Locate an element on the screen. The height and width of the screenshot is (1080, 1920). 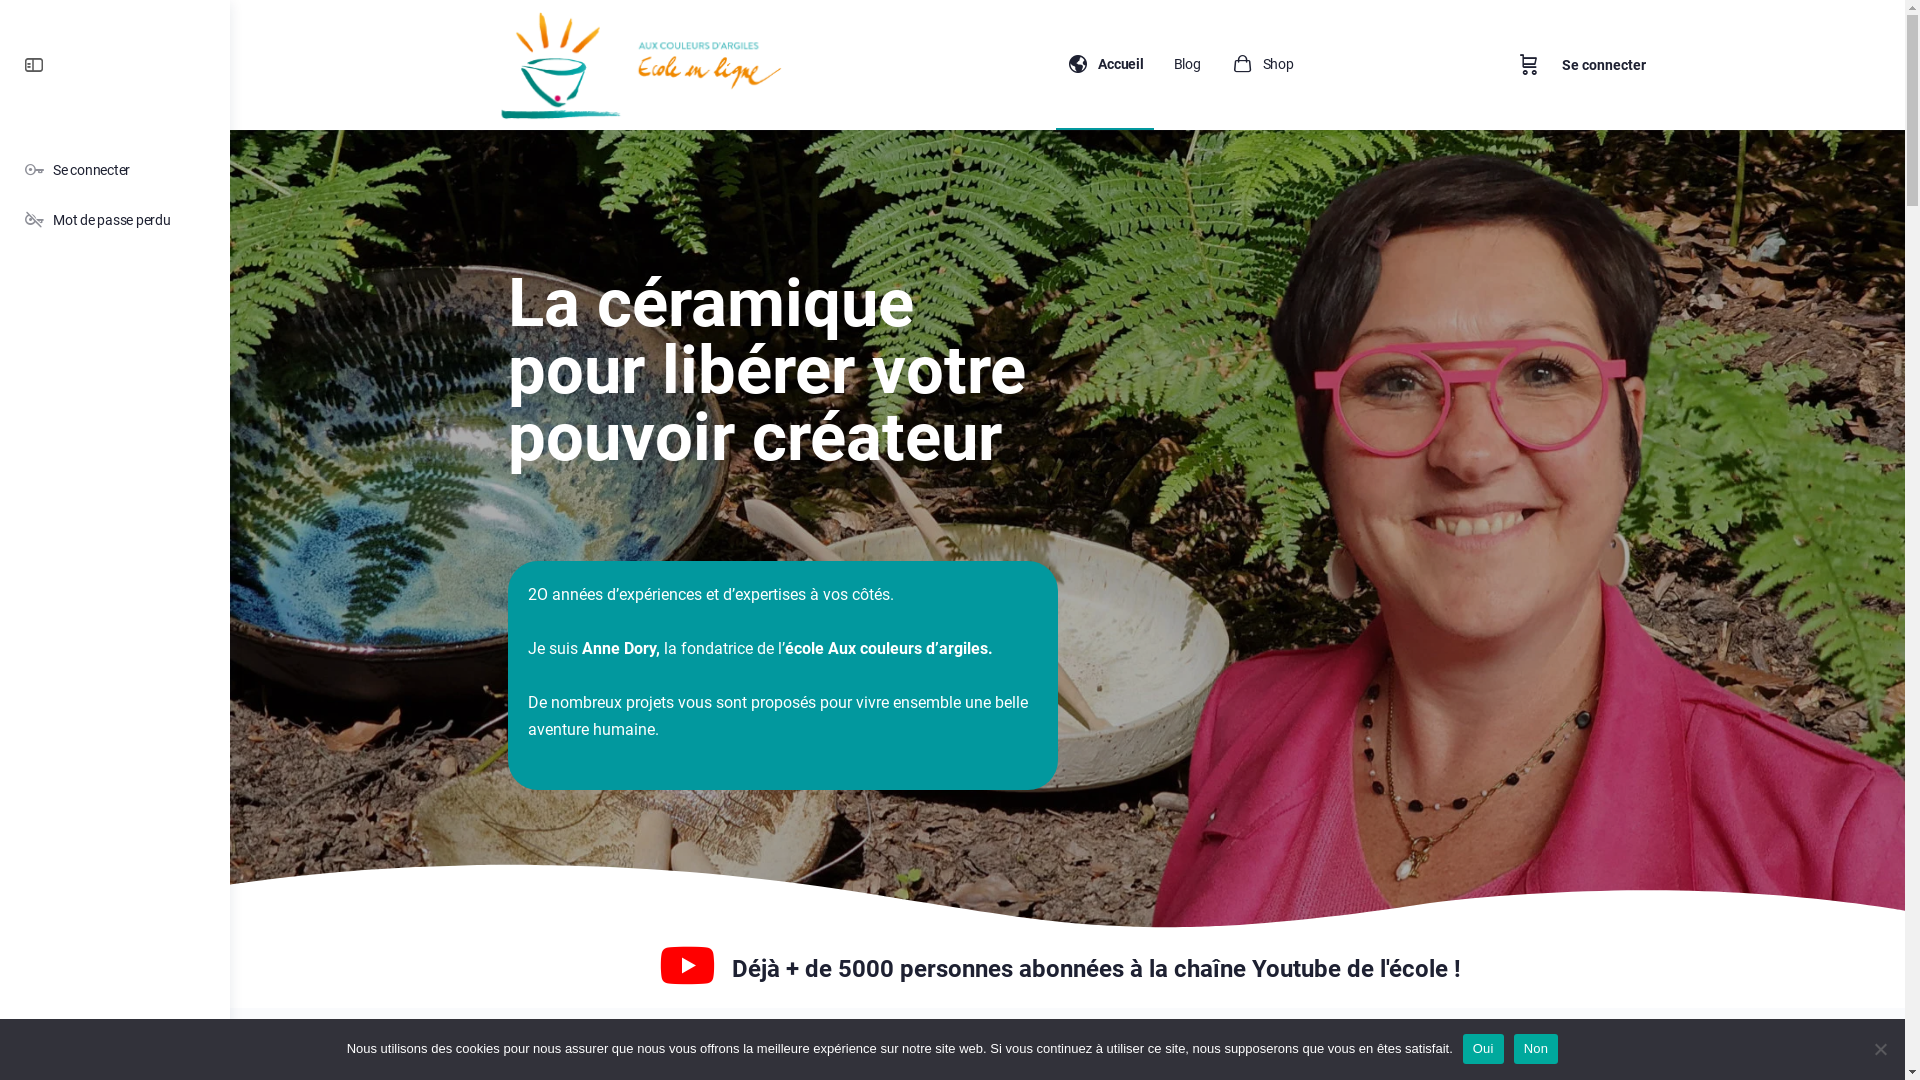
'Accueil' is located at coordinates (1103, 64).